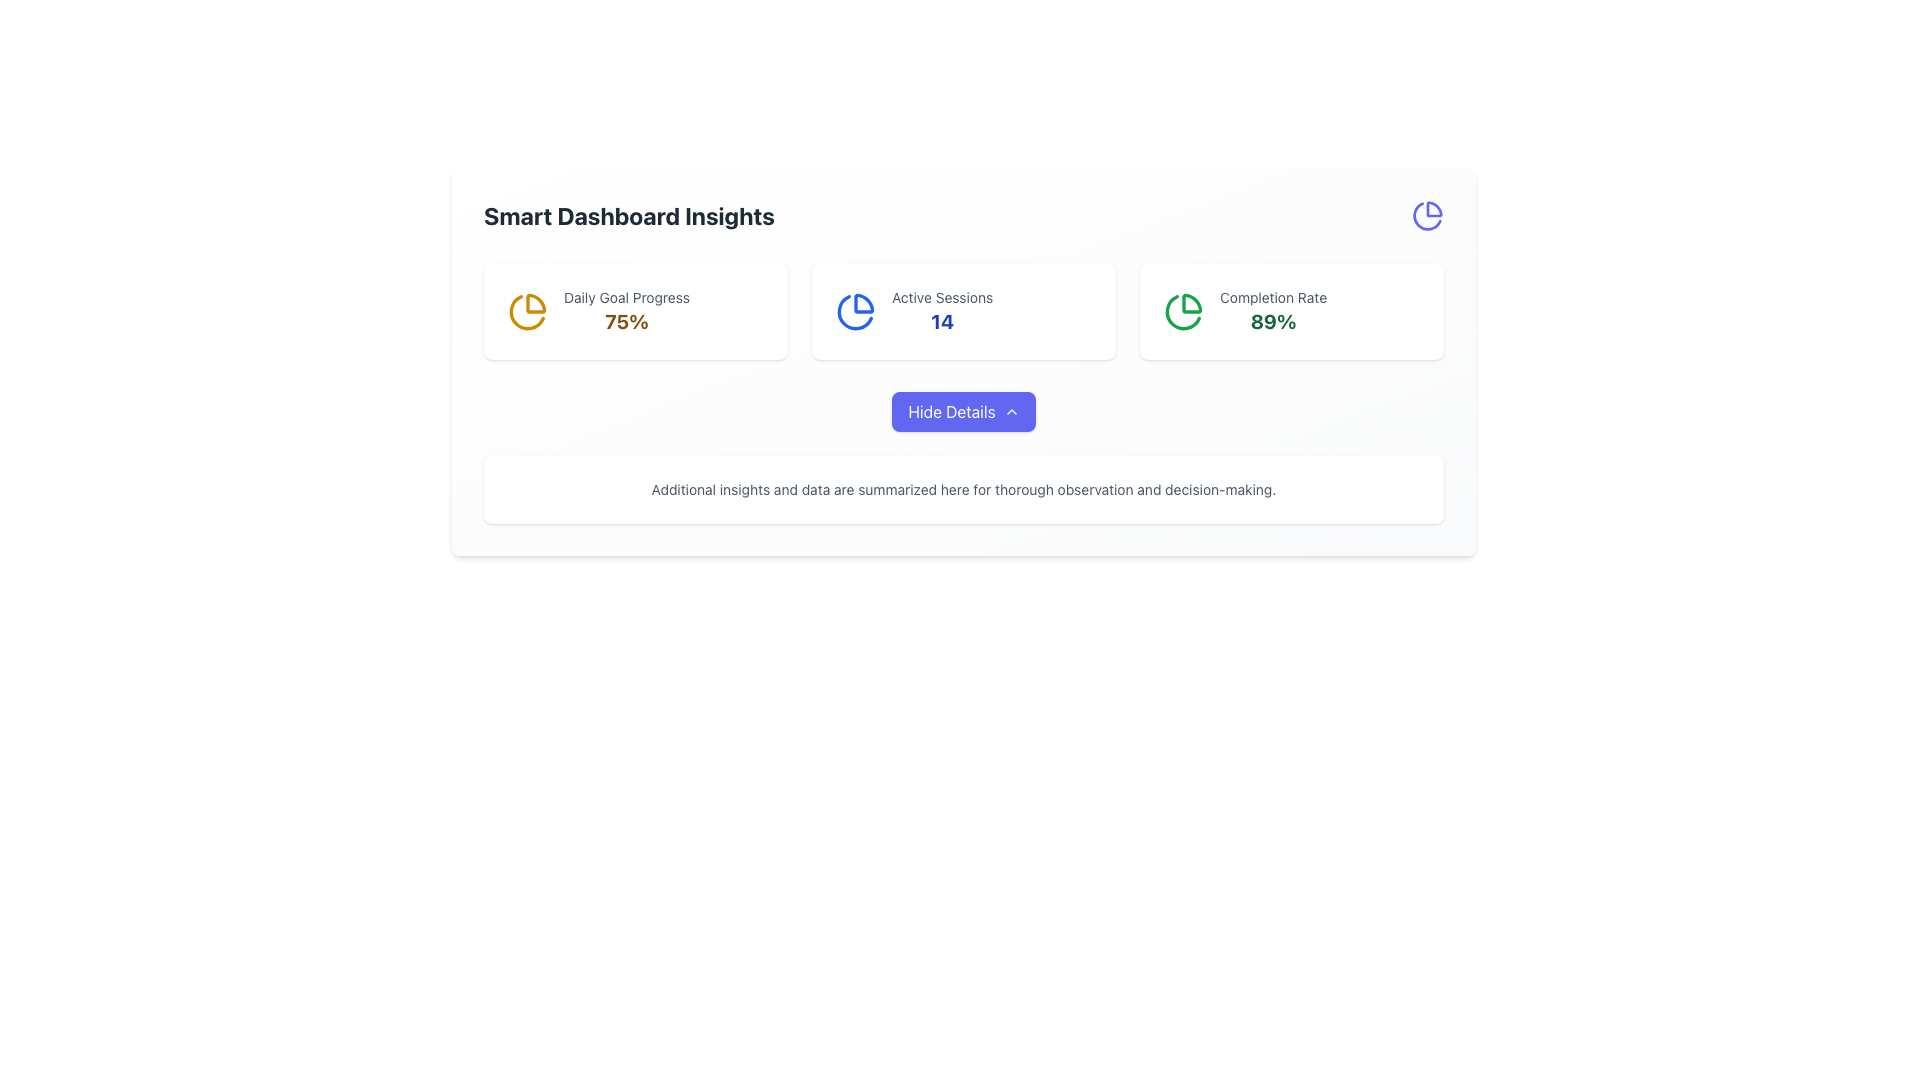 The width and height of the screenshot is (1920, 1080). Describe the element at coordinates (941, 320) in the screenshot. I see `the text displaying the count of active sessions located in the center of the 'Active Sessions' card, positioned directly below the 'Active Sessions' label` at that location.